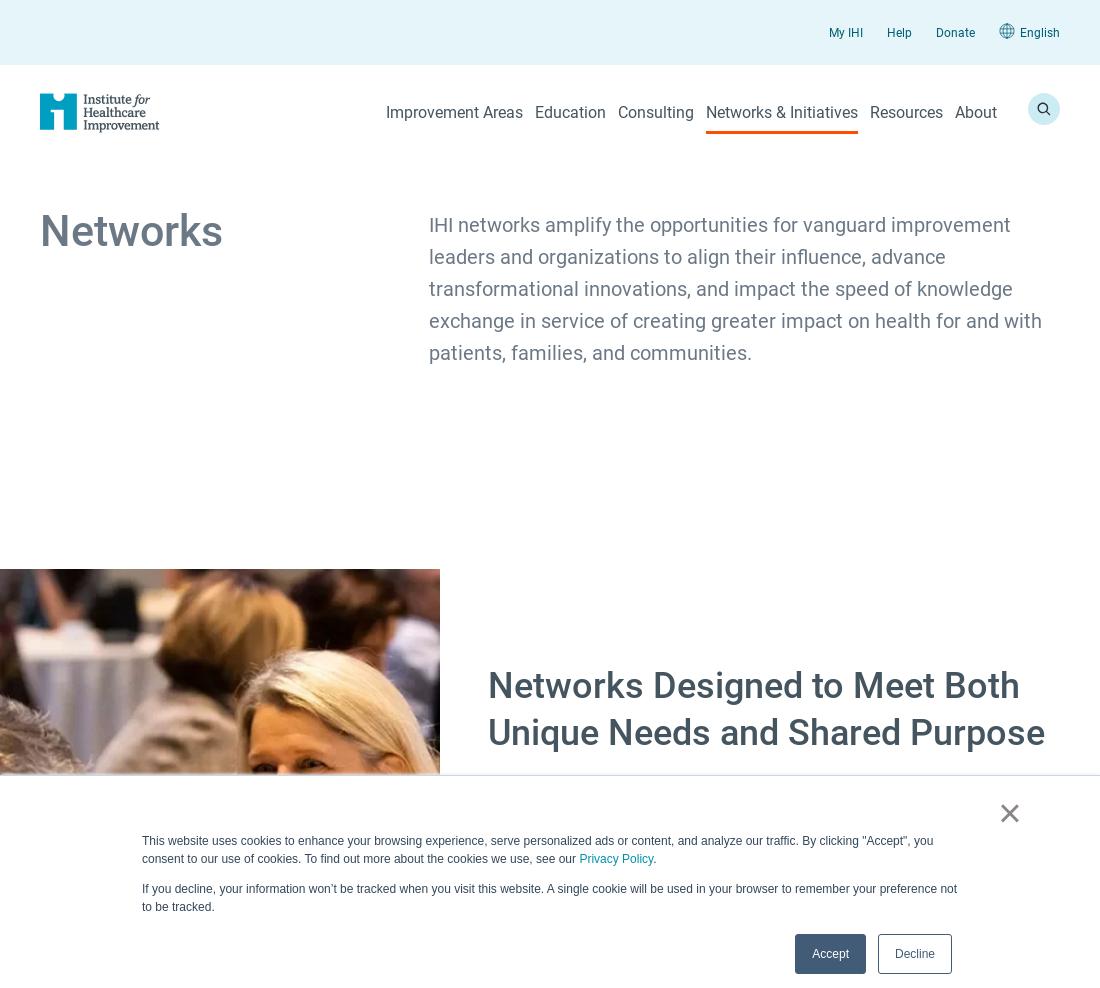 This screenshot has height=988, width=1100. Describe the element at coordinates (434, 530) in the screenshot. I see `'Workforce Safety'` at that location.